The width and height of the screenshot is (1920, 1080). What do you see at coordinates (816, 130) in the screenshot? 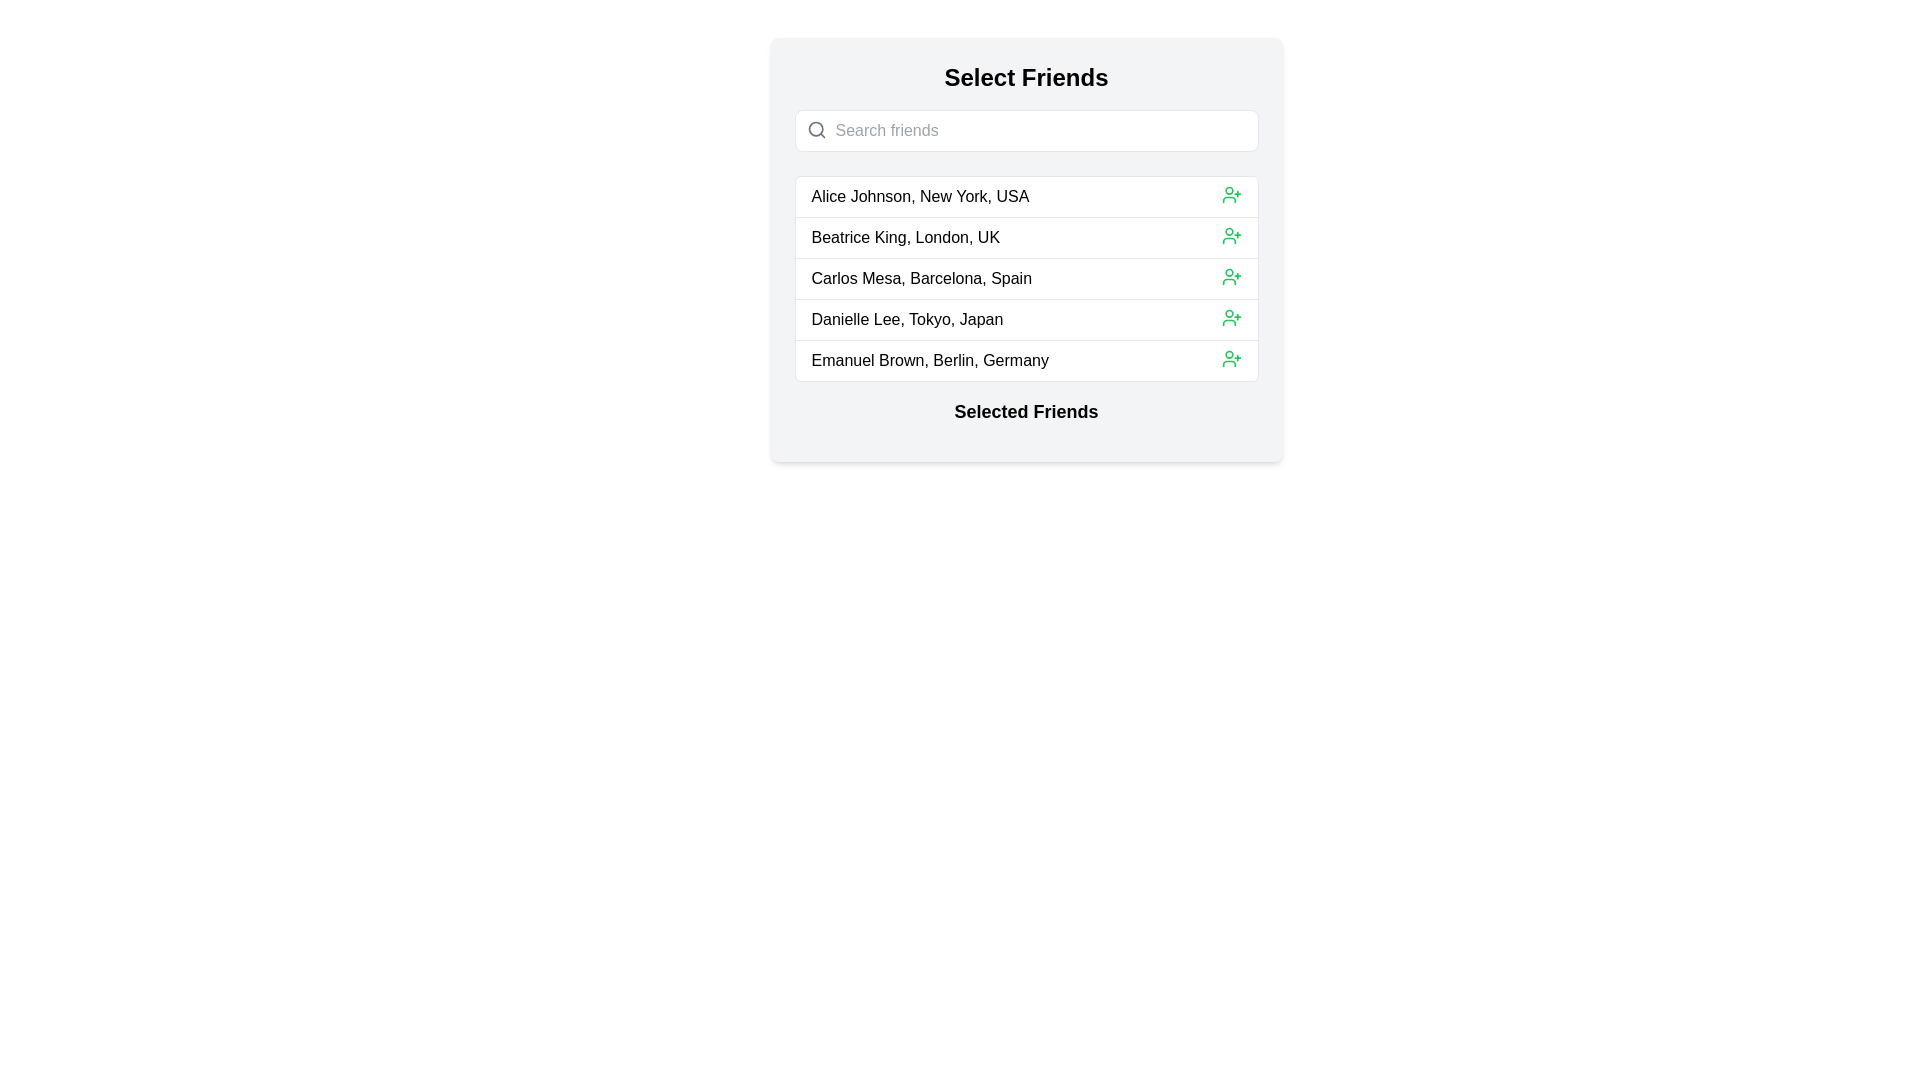
I see `the search icon located inside the rectangular search input field, which indicates the purpose of the search input for 'Search friends'` at bounding box center [816, 130].